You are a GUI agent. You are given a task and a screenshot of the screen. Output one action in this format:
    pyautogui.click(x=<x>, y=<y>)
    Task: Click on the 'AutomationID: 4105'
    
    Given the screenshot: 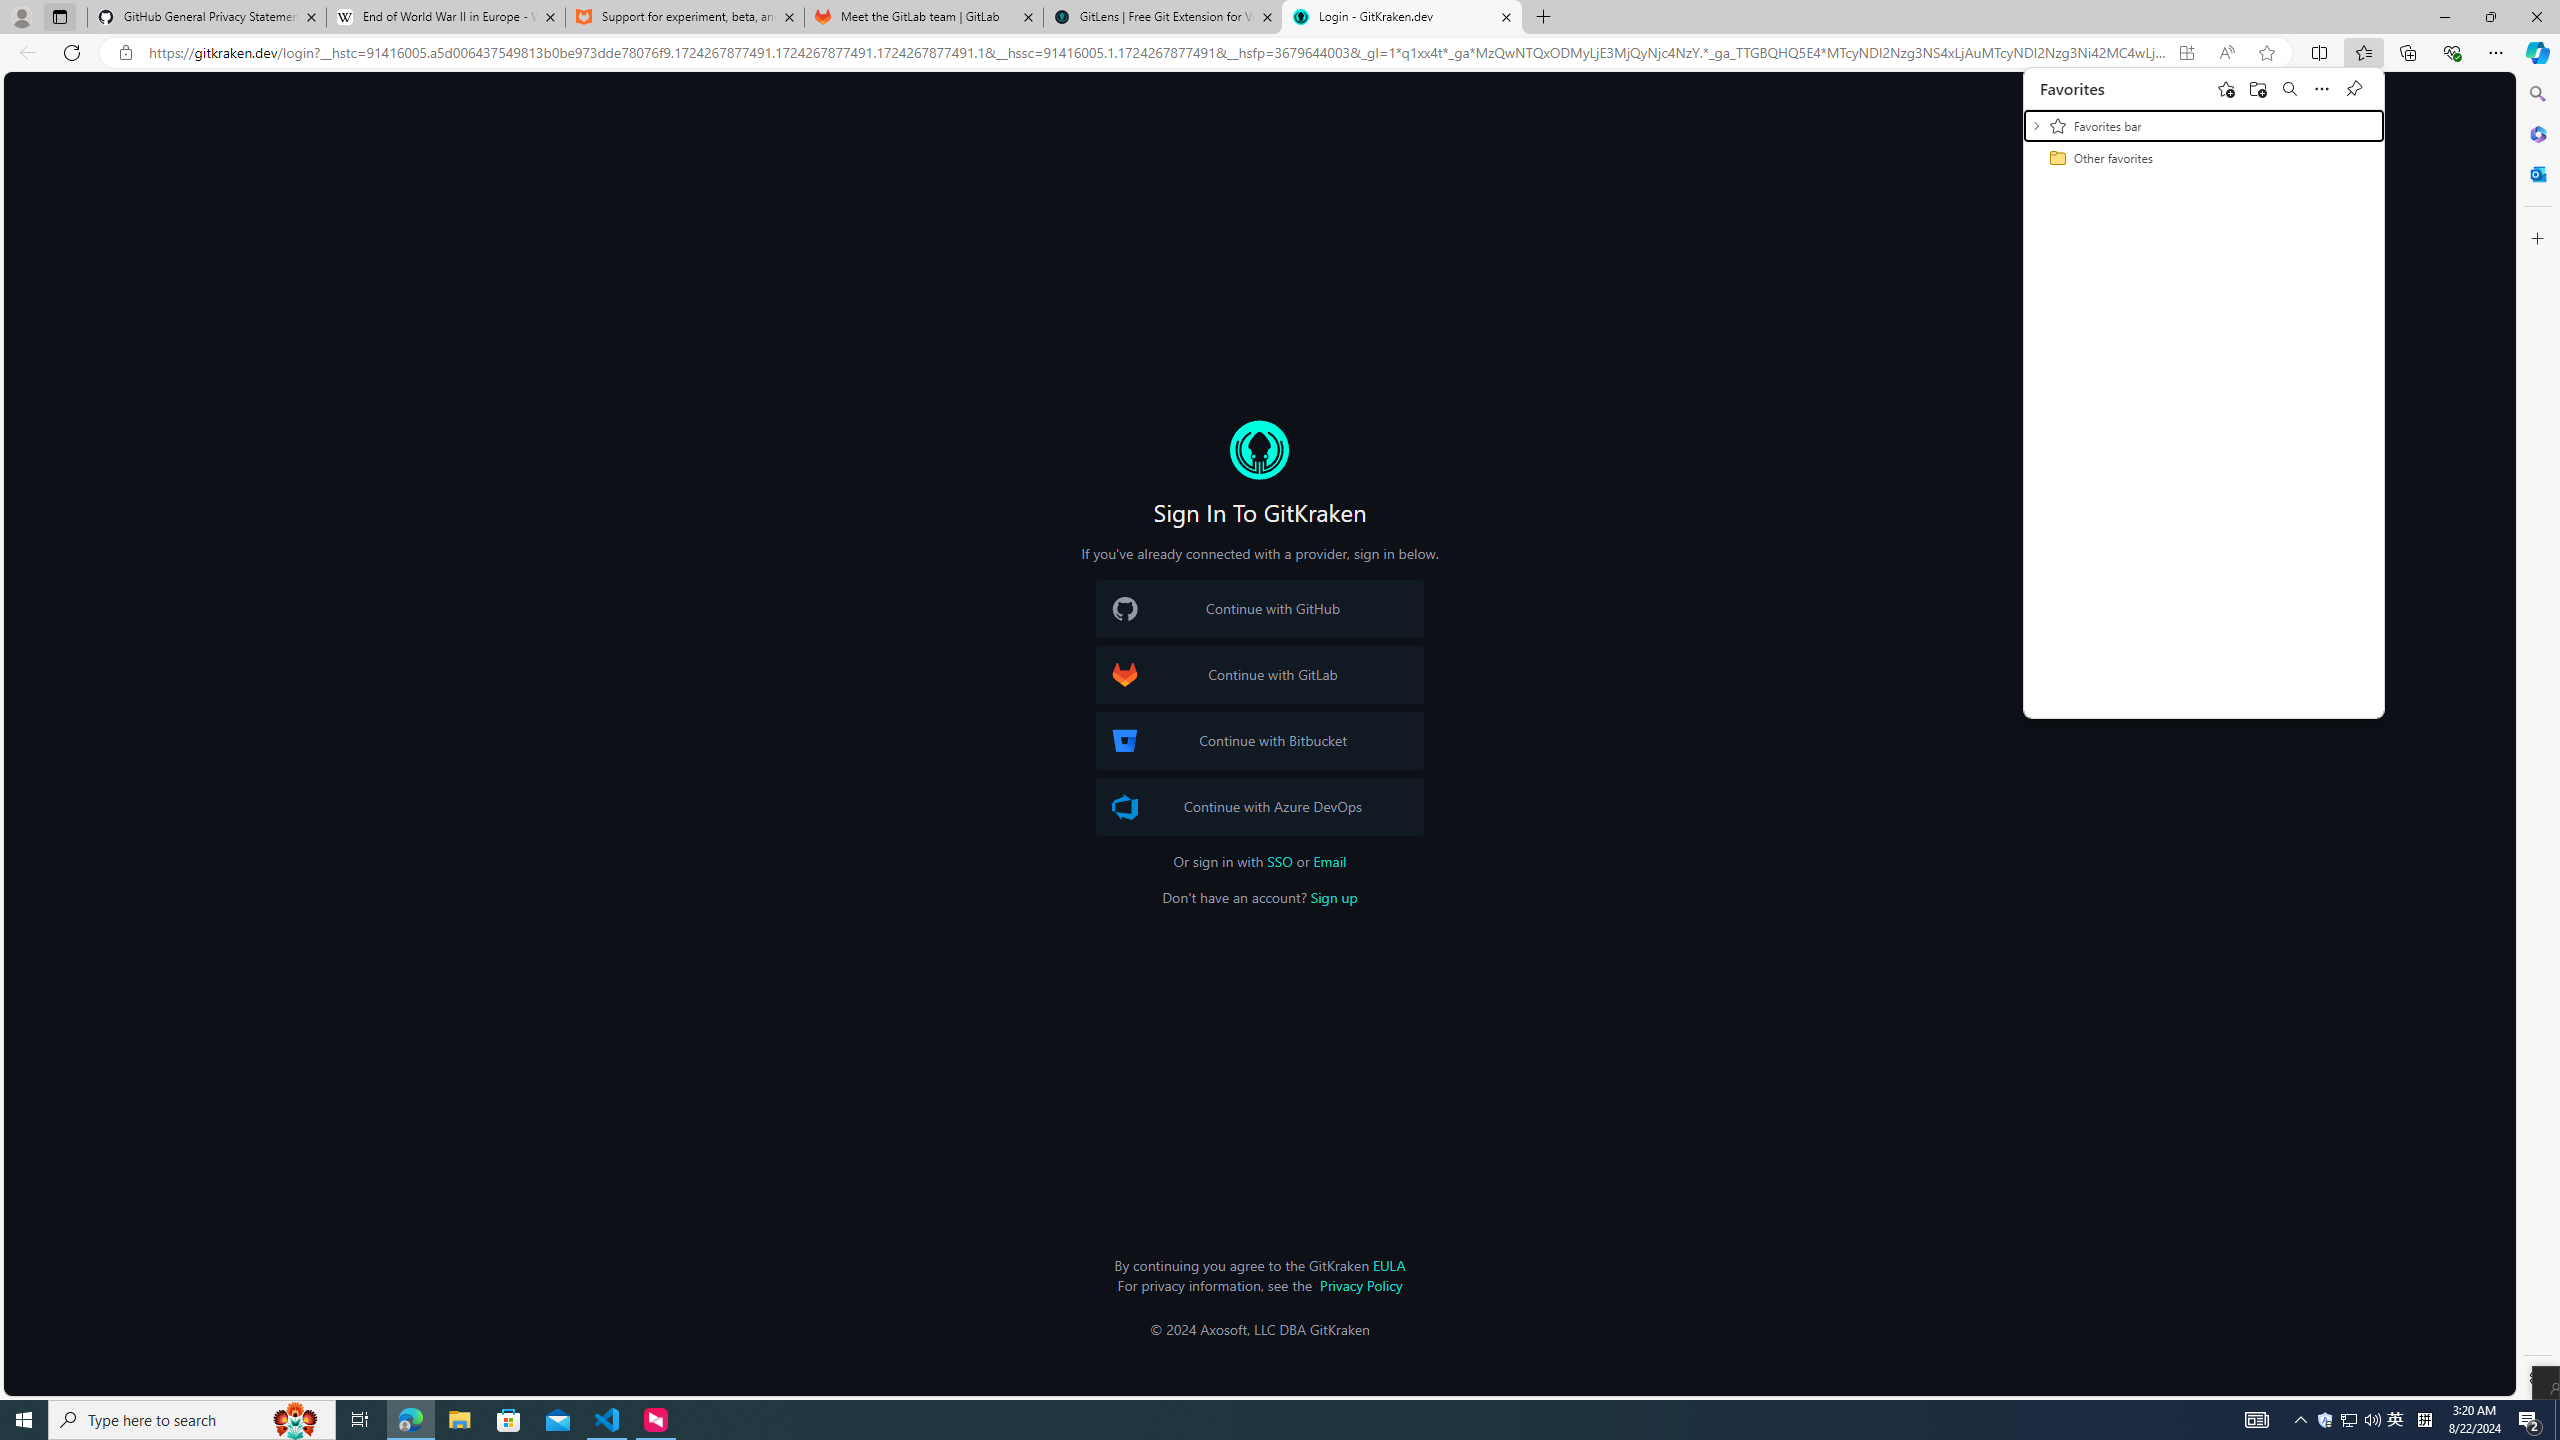 What is the action you would take?
    pyautogui.click(x=2255, y=1418)
    